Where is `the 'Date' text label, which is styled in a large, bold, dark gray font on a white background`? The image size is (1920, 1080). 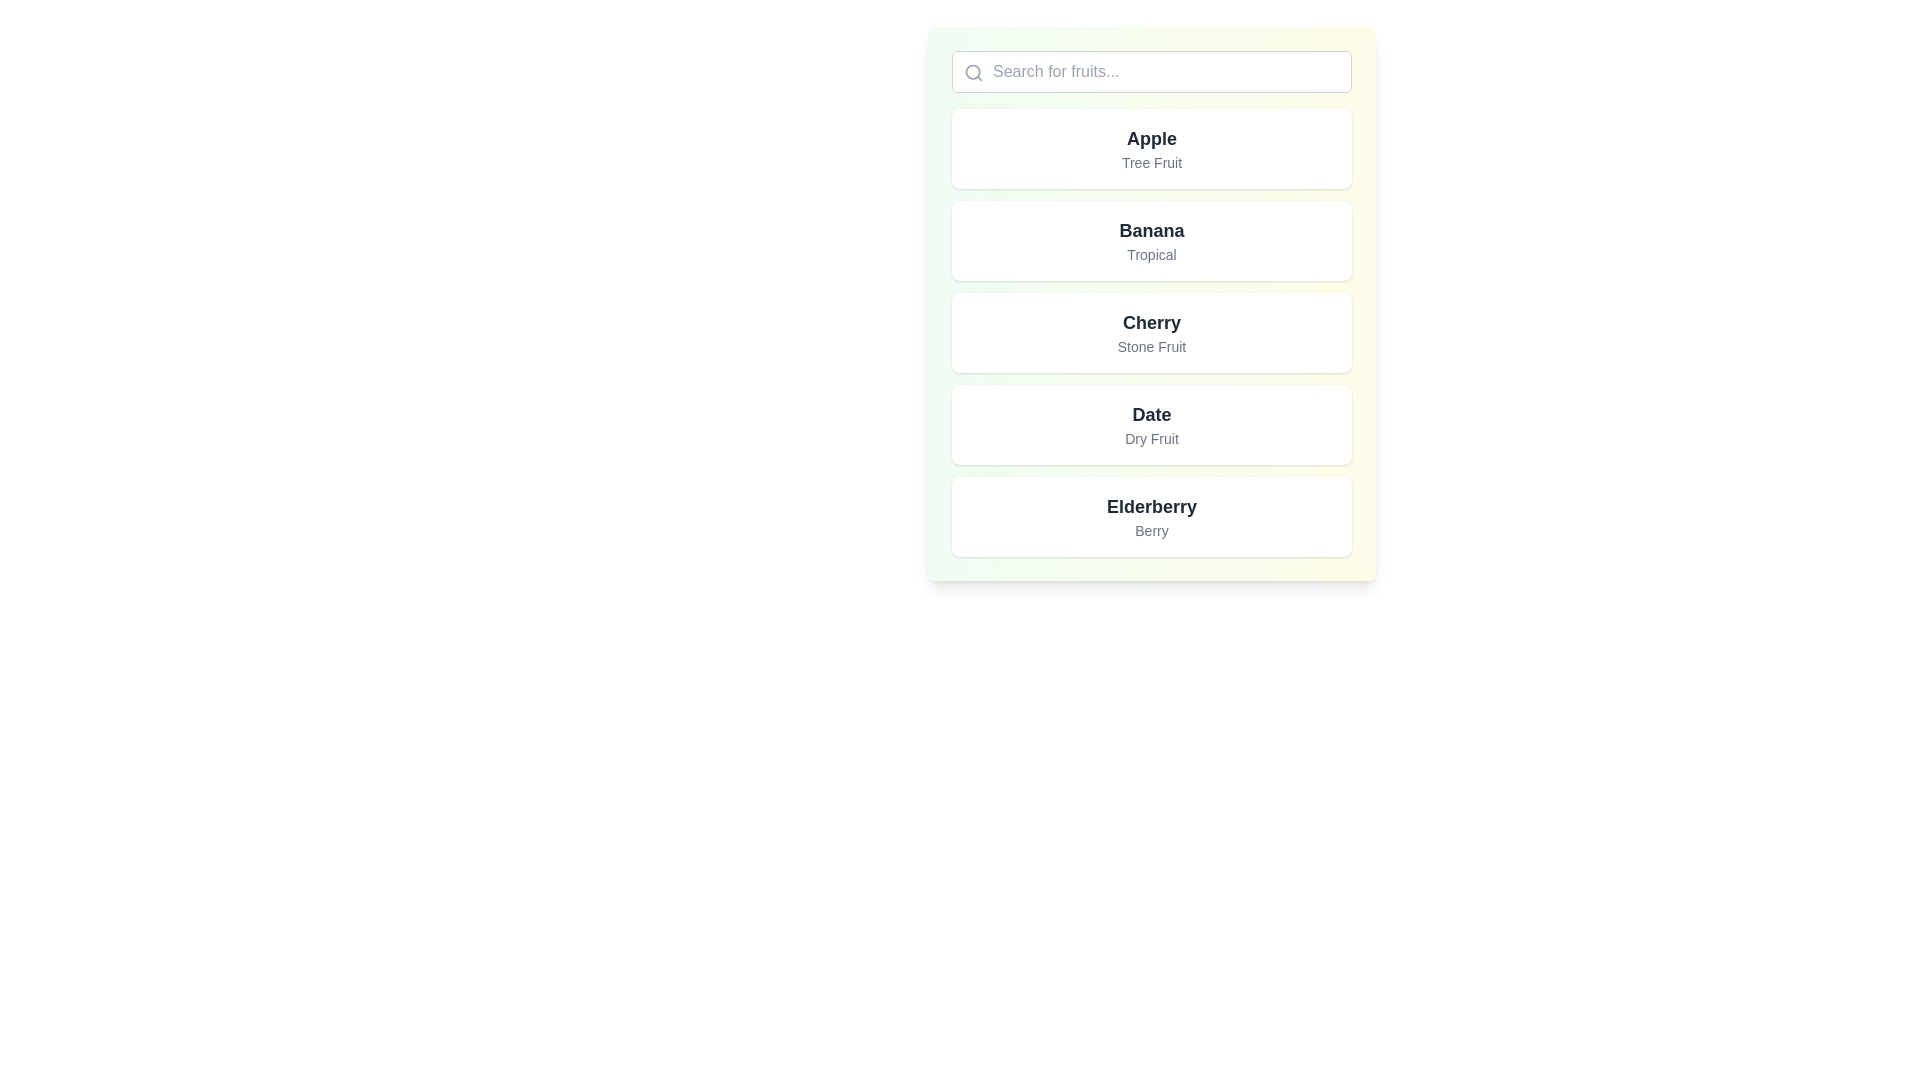
the 'Date' text label, which is styled in a large, bold, dark gray font on a white background is located at coordinates (1152, 414).